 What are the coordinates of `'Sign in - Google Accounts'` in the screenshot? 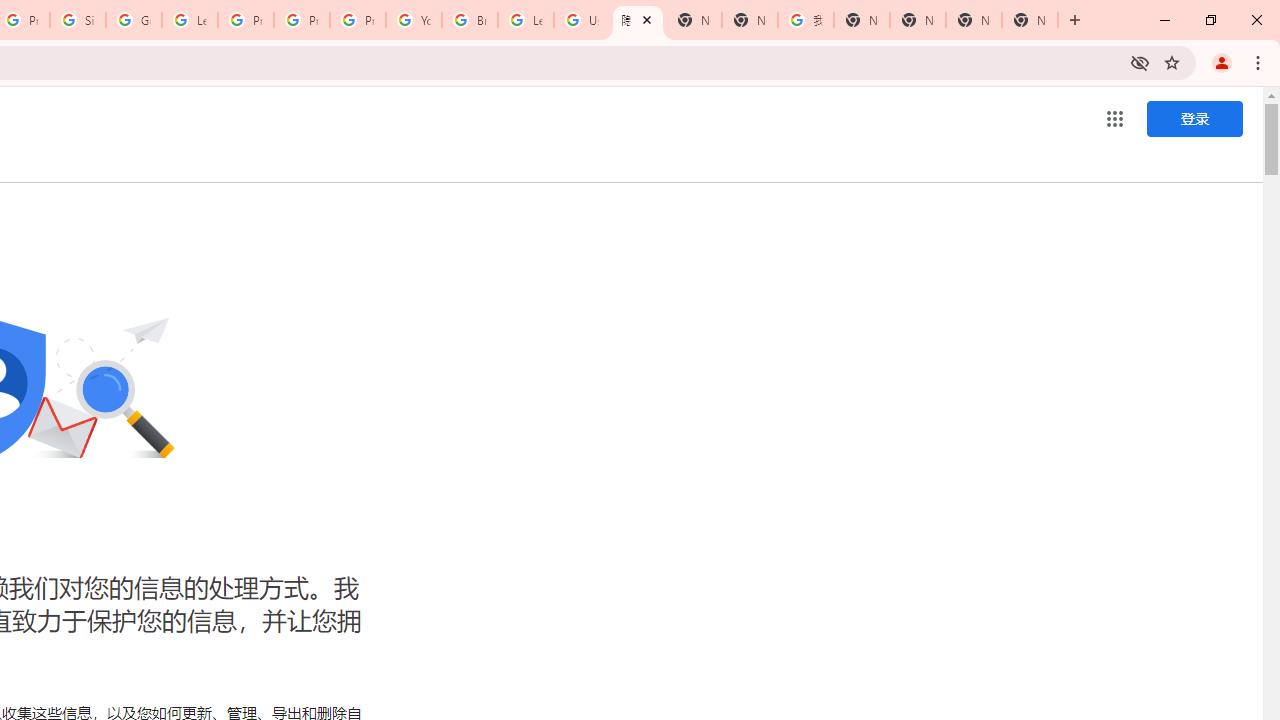 It's located at (78, 20).